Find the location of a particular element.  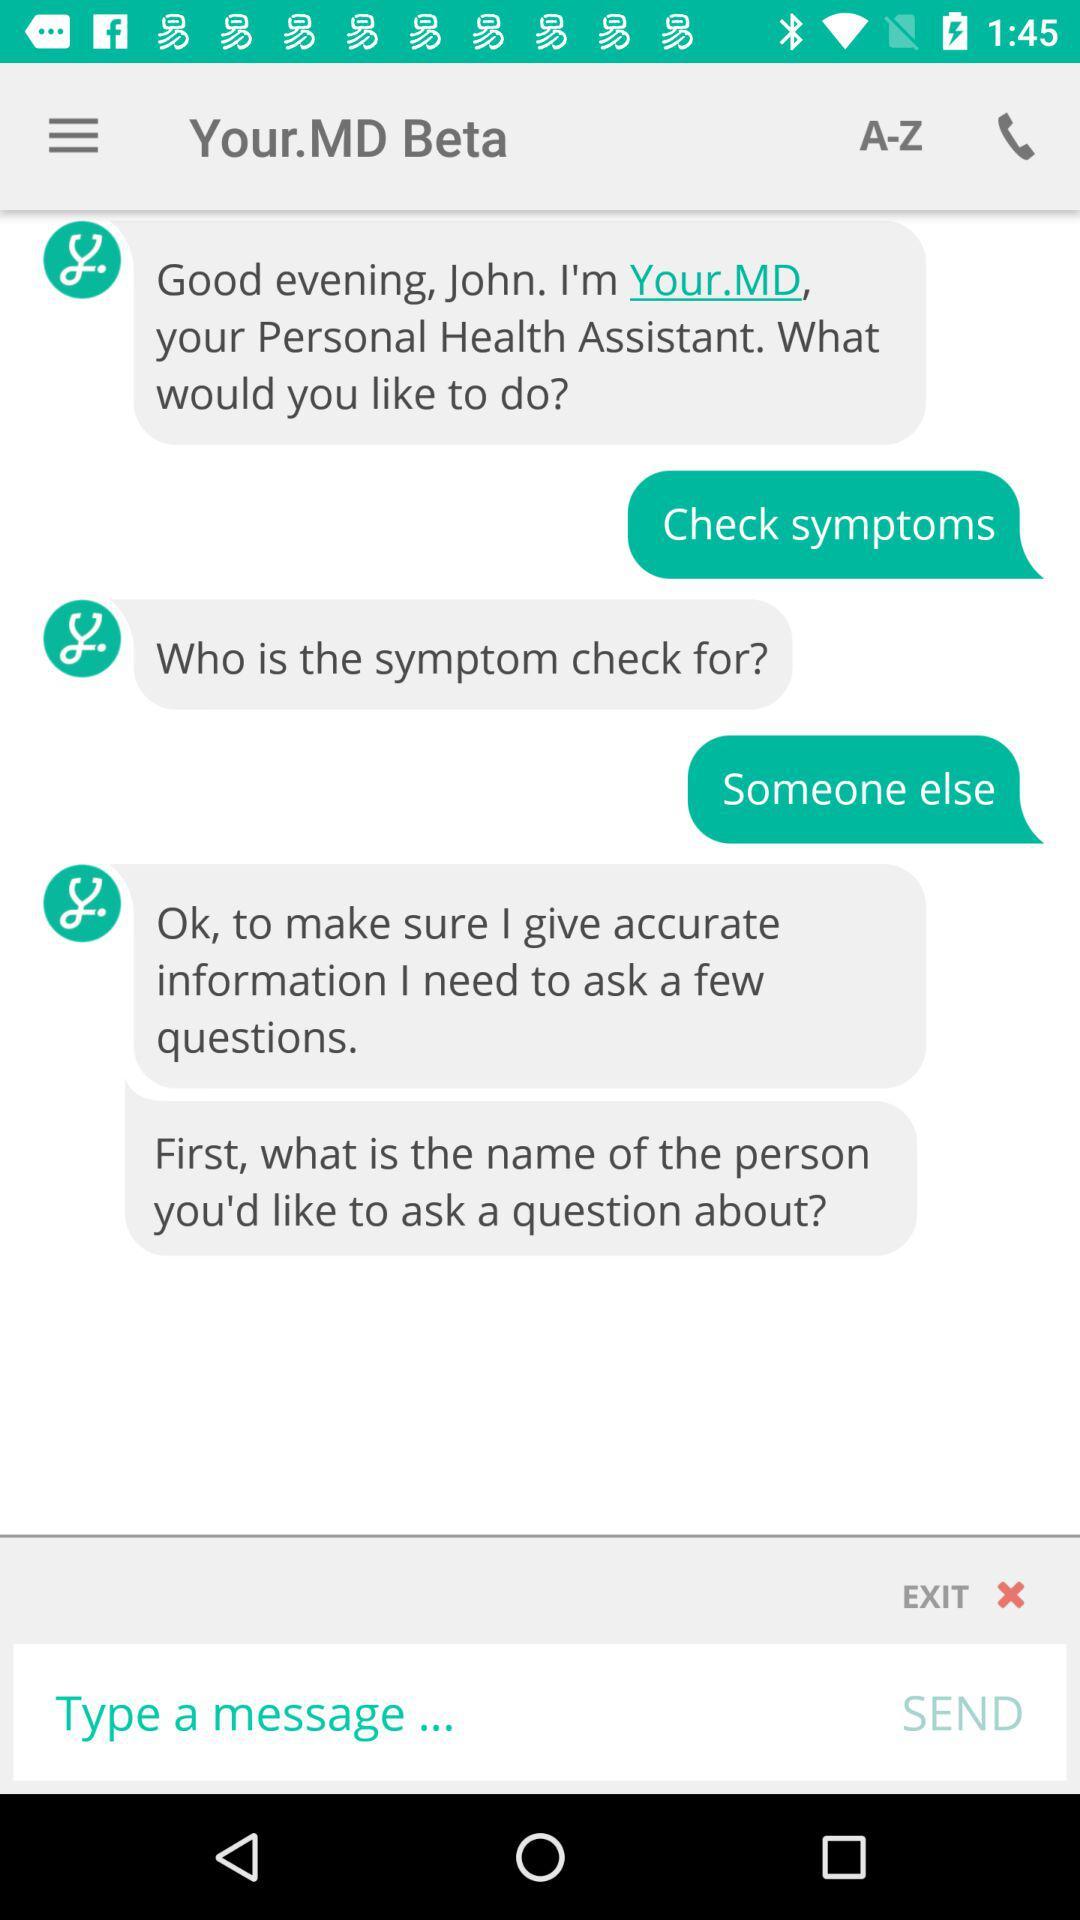

item below the exit item is located at coordinates (962, 1711).